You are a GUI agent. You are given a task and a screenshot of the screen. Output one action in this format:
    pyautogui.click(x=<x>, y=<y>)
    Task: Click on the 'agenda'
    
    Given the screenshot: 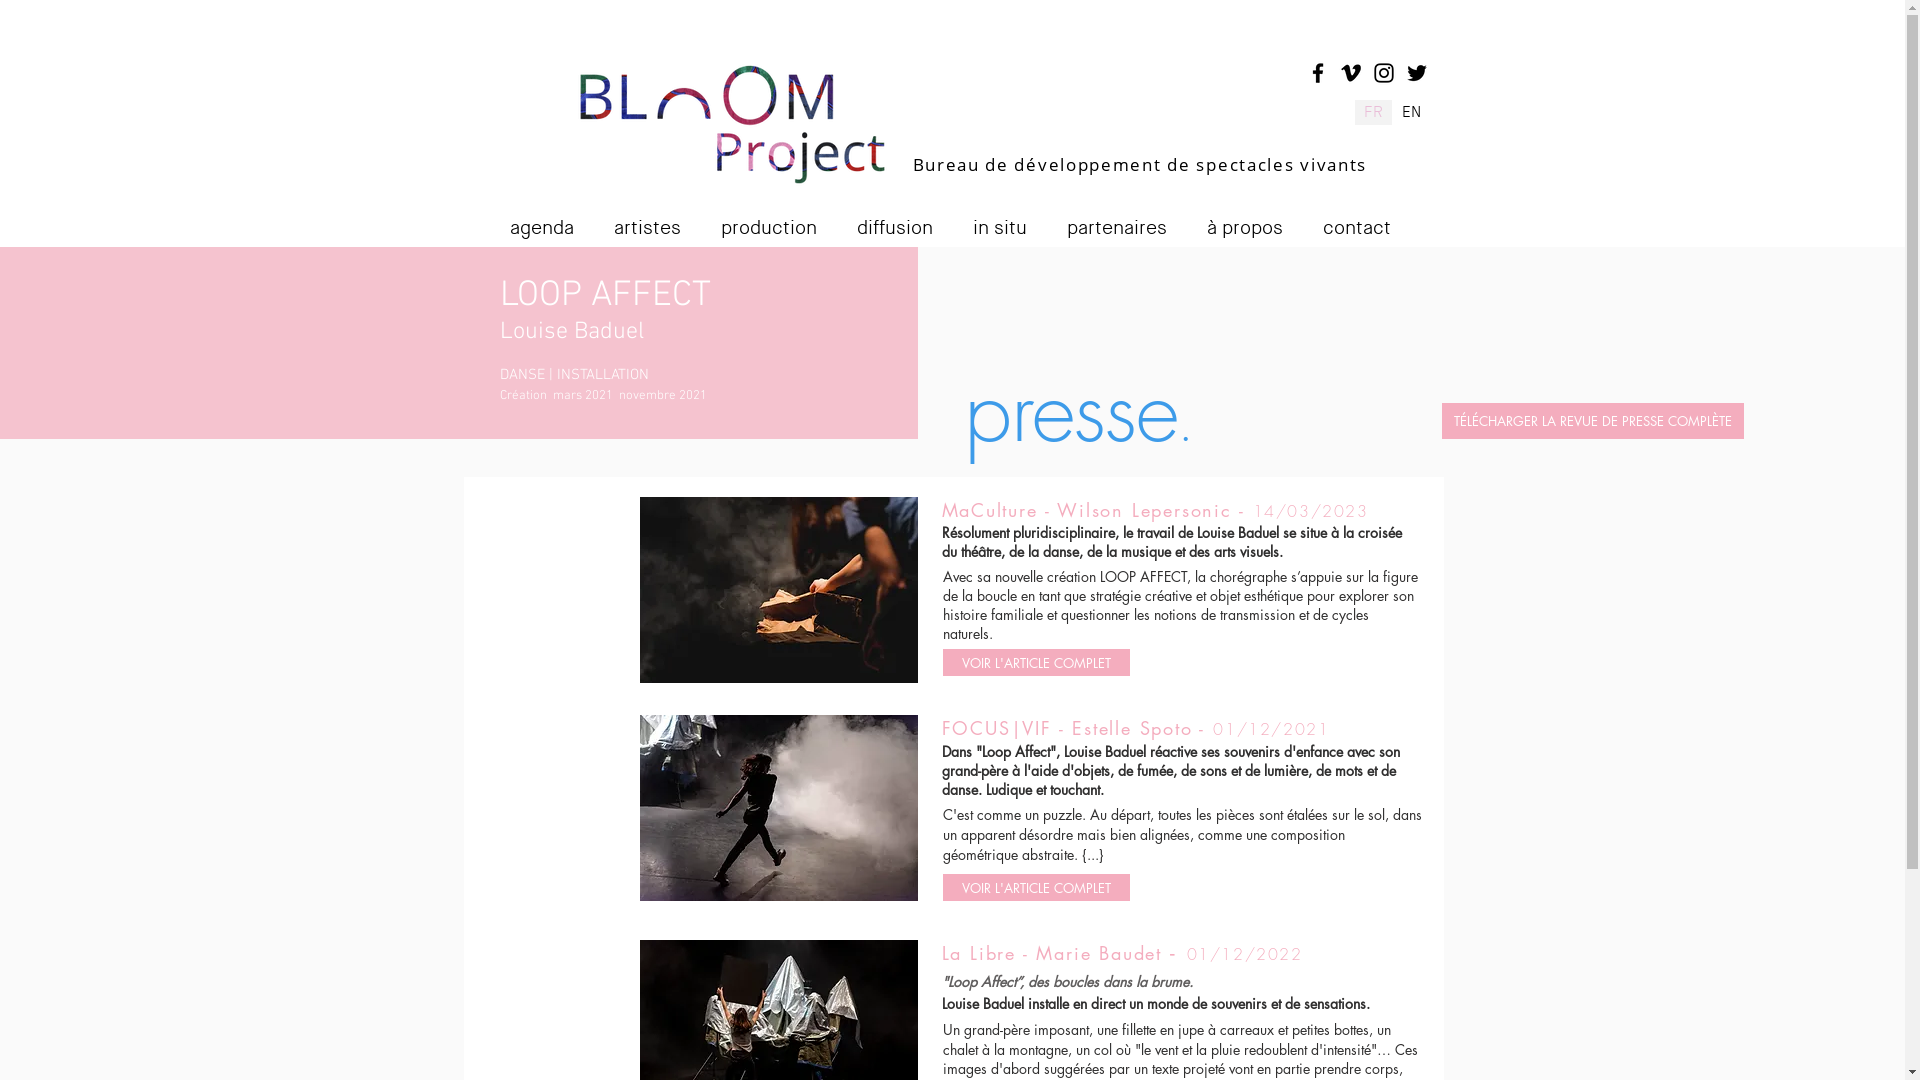 What is the action you would take?
    pyautogui.click(x=553, y=219)
    